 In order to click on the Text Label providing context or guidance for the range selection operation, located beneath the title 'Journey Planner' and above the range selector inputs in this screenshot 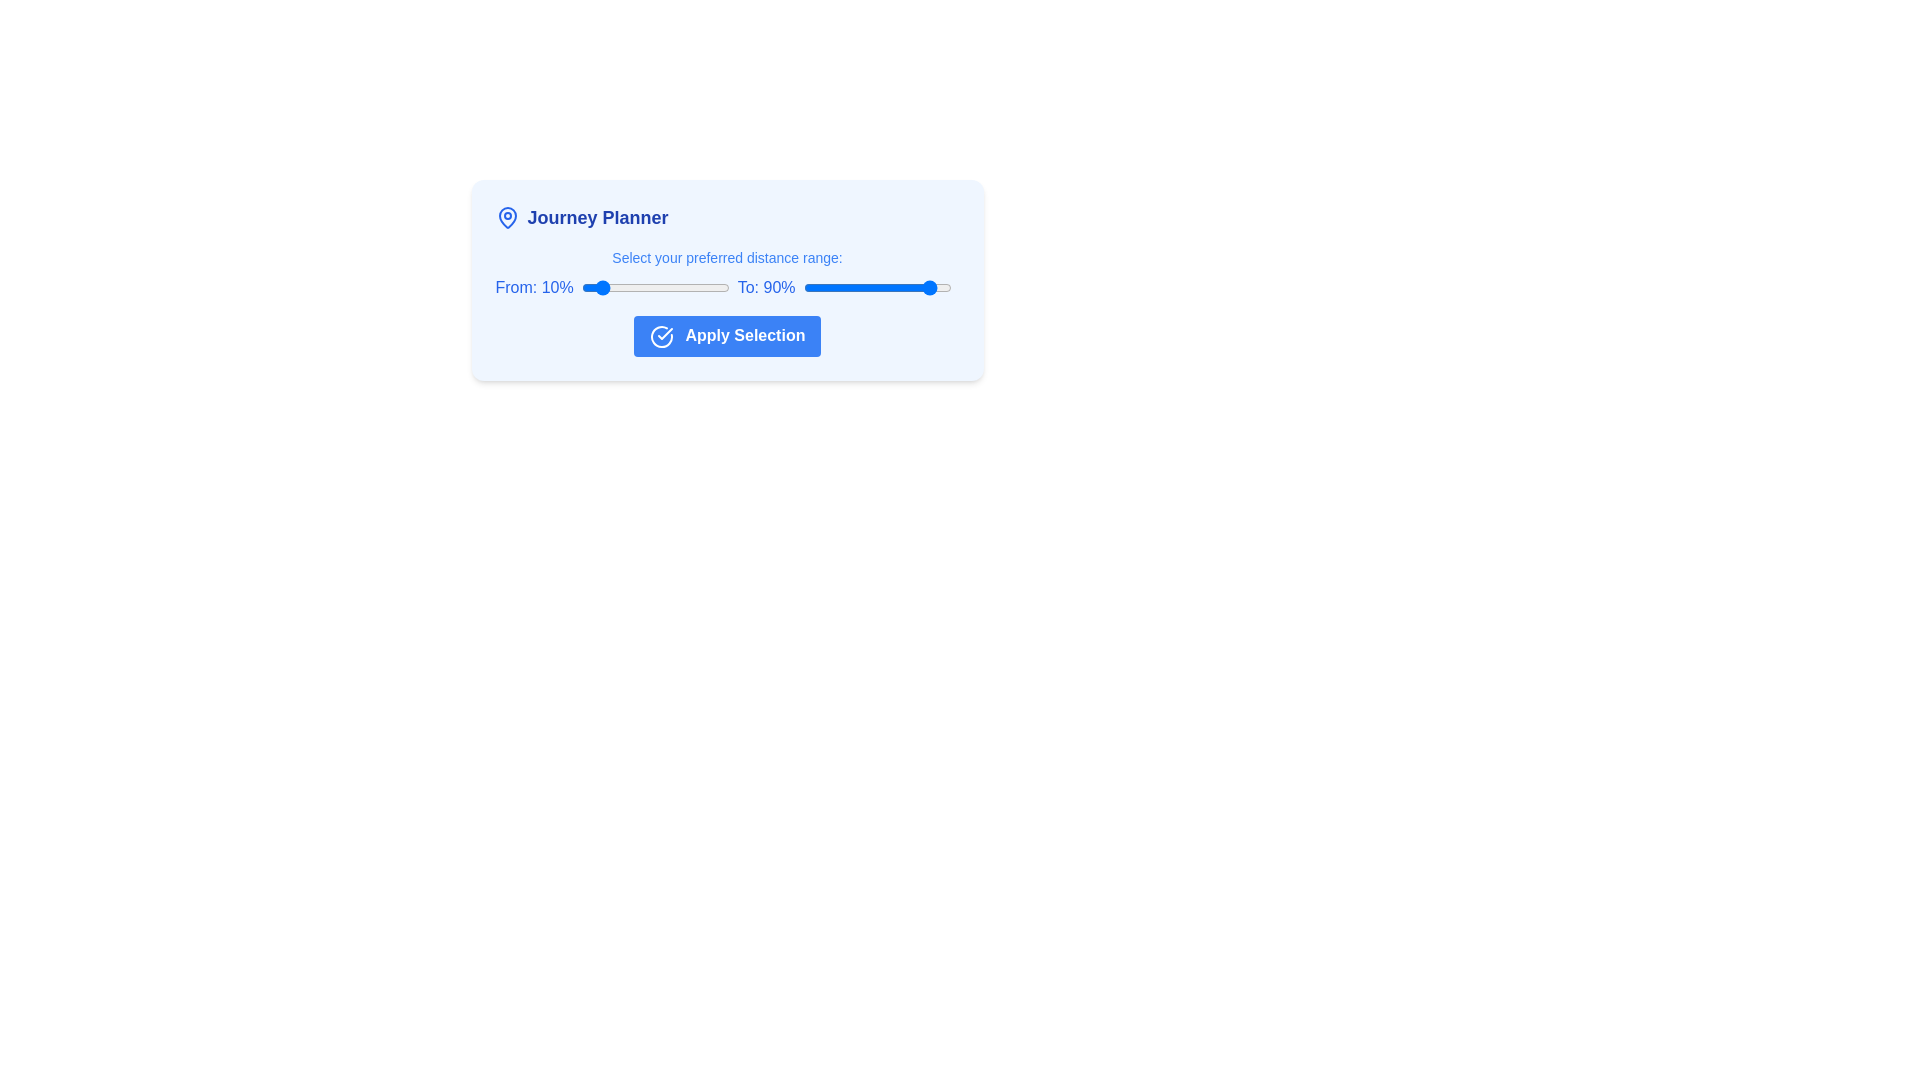, I will do `click(726, 257)`.